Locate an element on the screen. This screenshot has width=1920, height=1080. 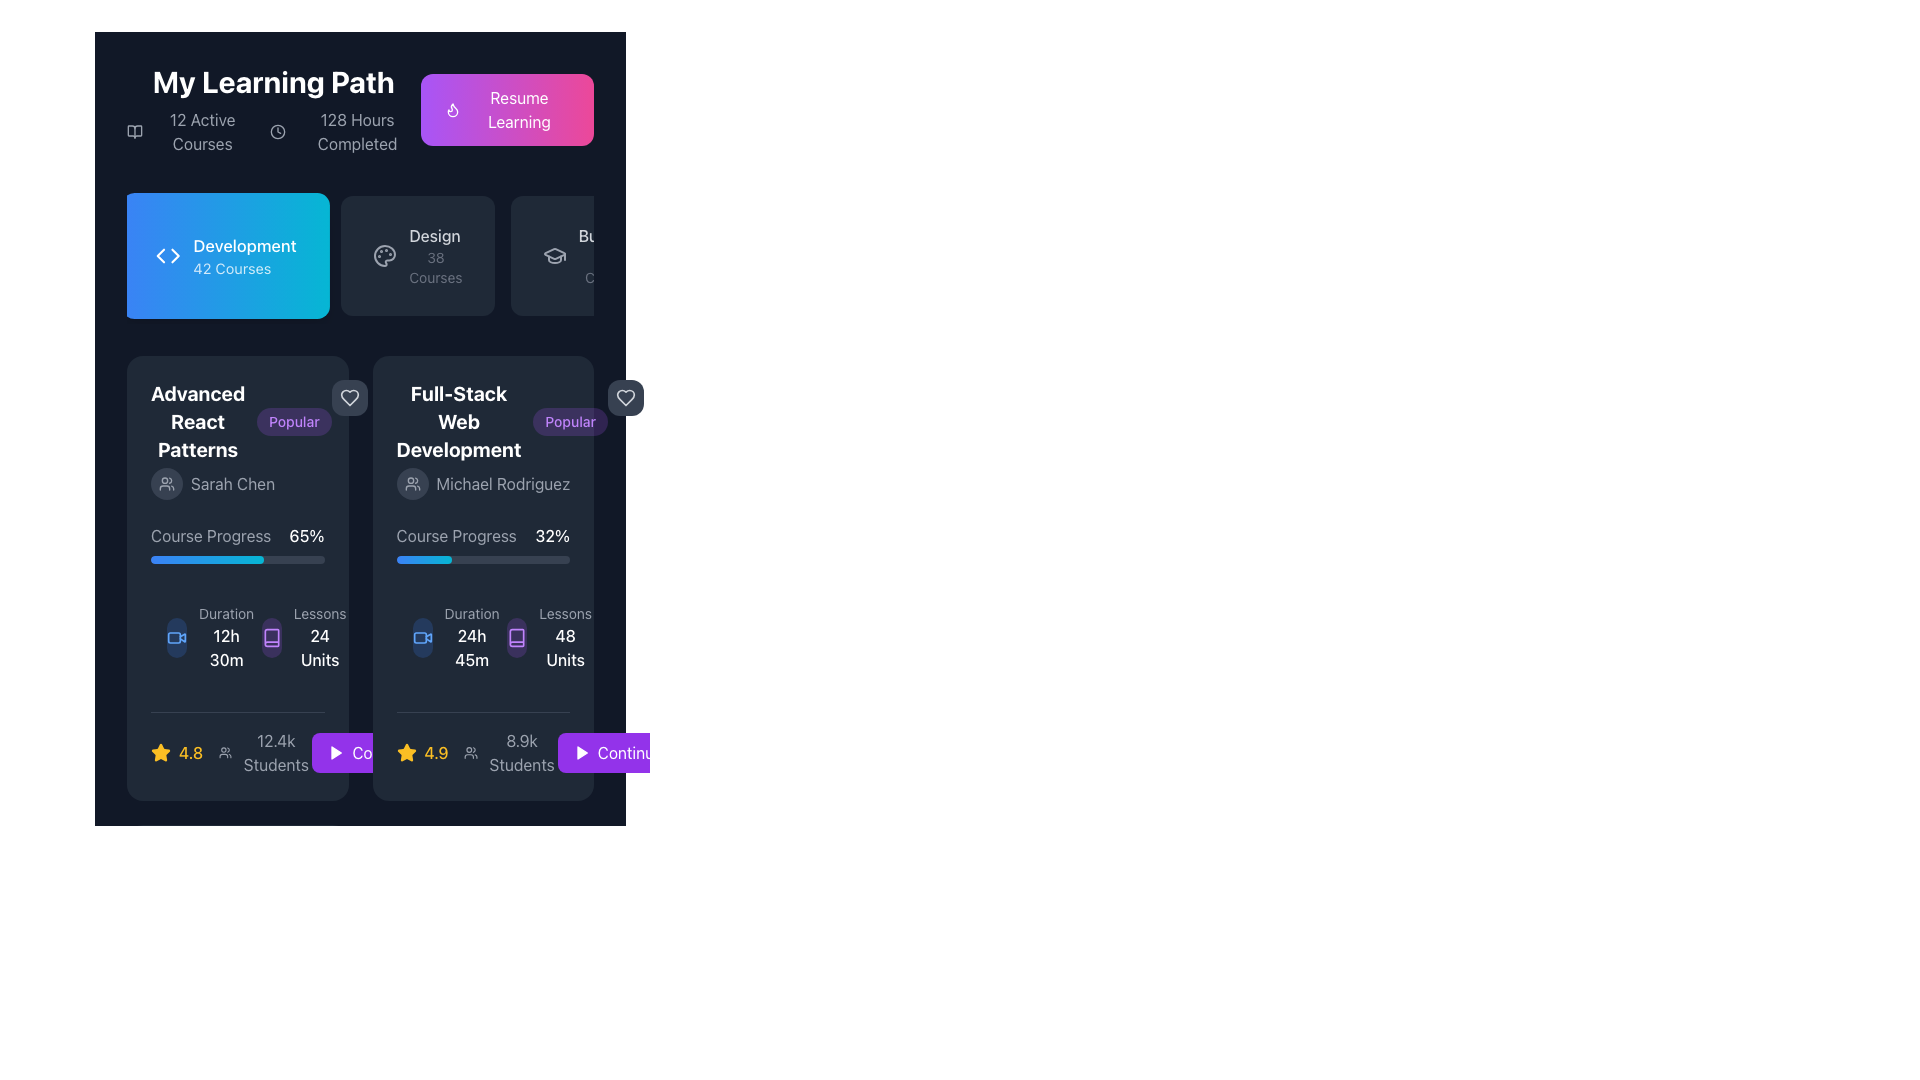
displayed information about the total duration of the course, which is shown in the Text and Icon Group located under the progress bar labeled 'Course Progress 32%' in the 'Full-Stack Web Development' course section is located at coordinates (483, 637).